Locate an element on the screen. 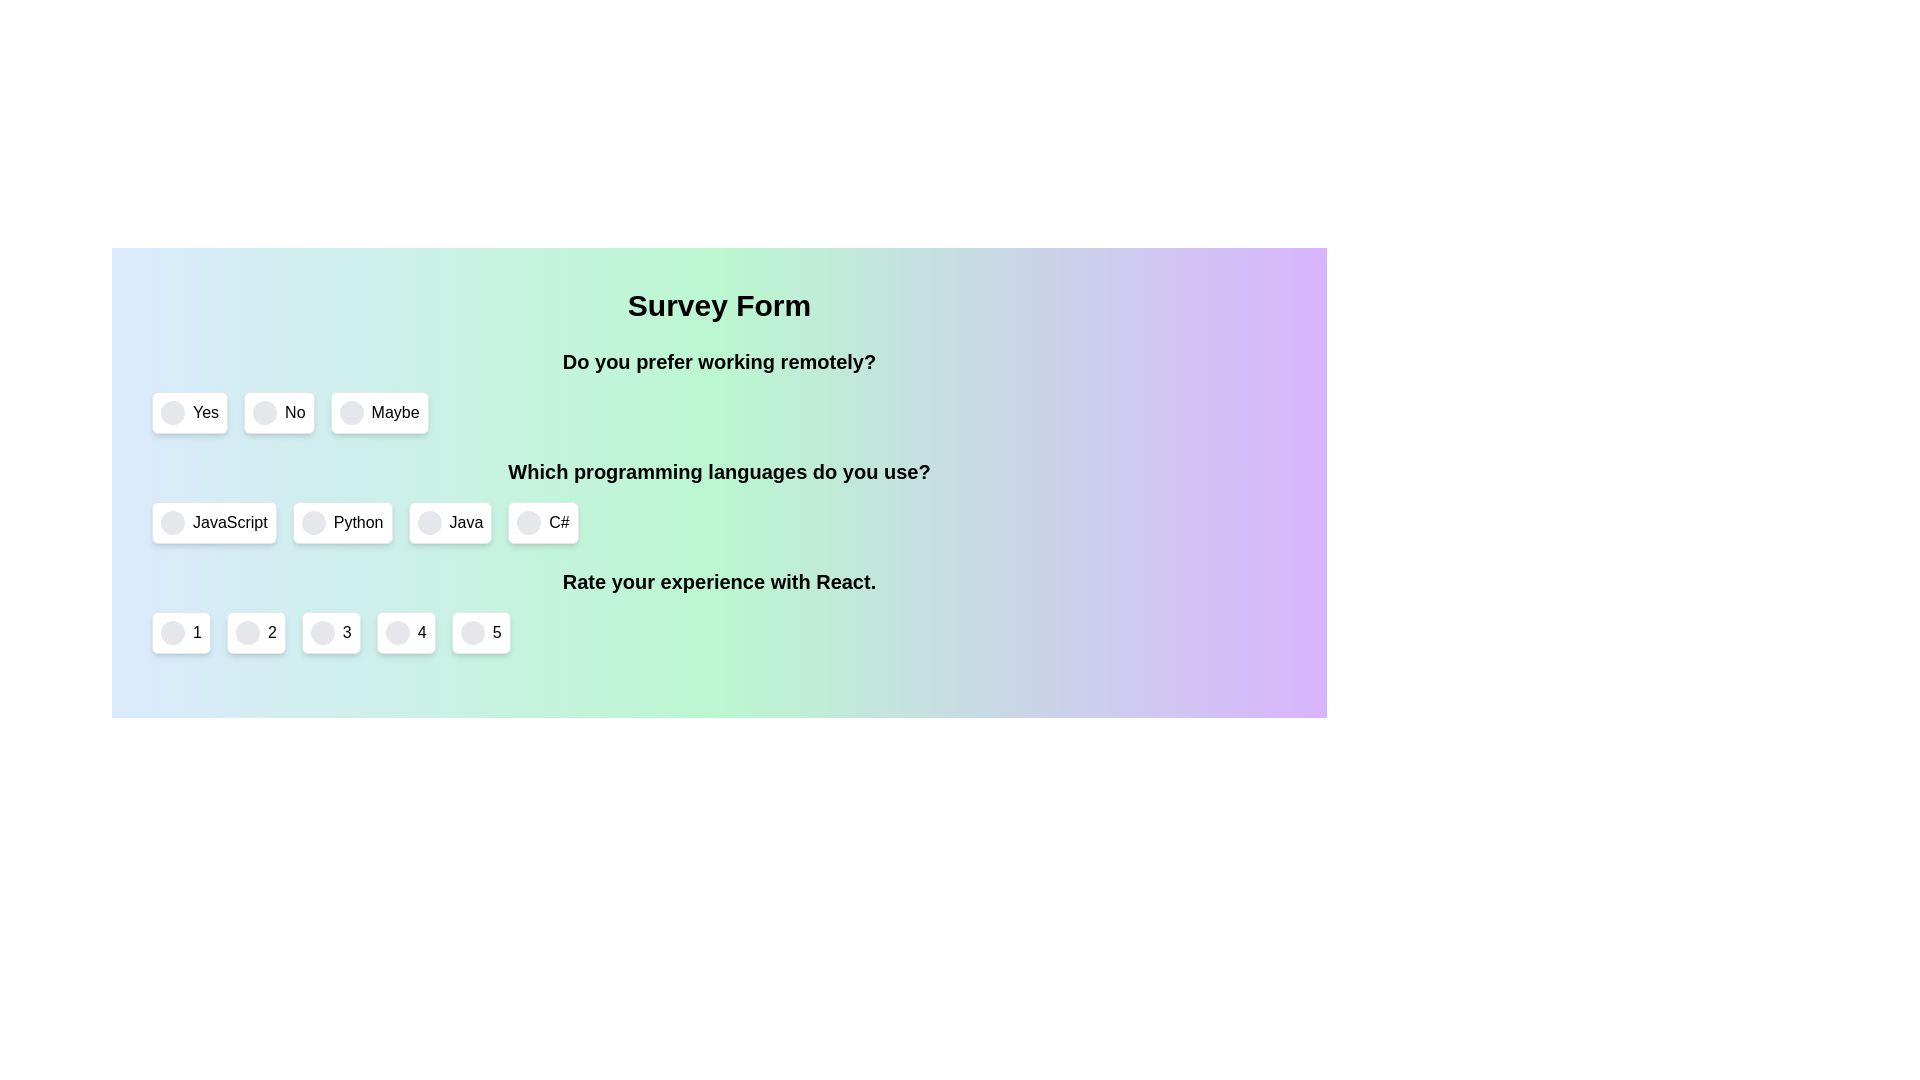  the text label displaying 'Java' associated with the radio button option is located at coordinates (465, 522).